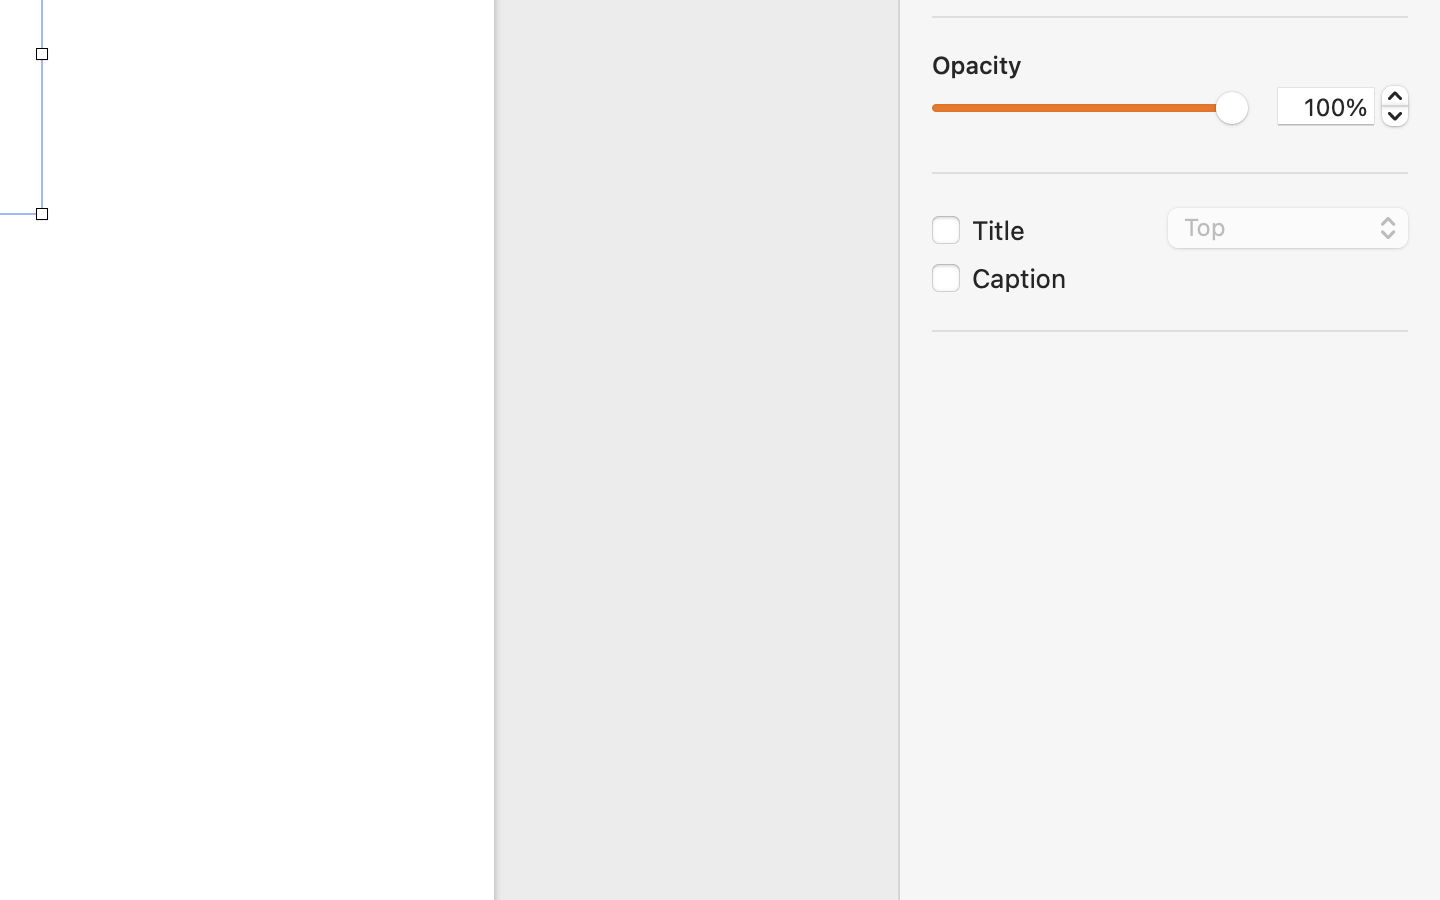  Describe the element at coordinates (1288, 230) in the screenshot. I see `'Top'` at that location.